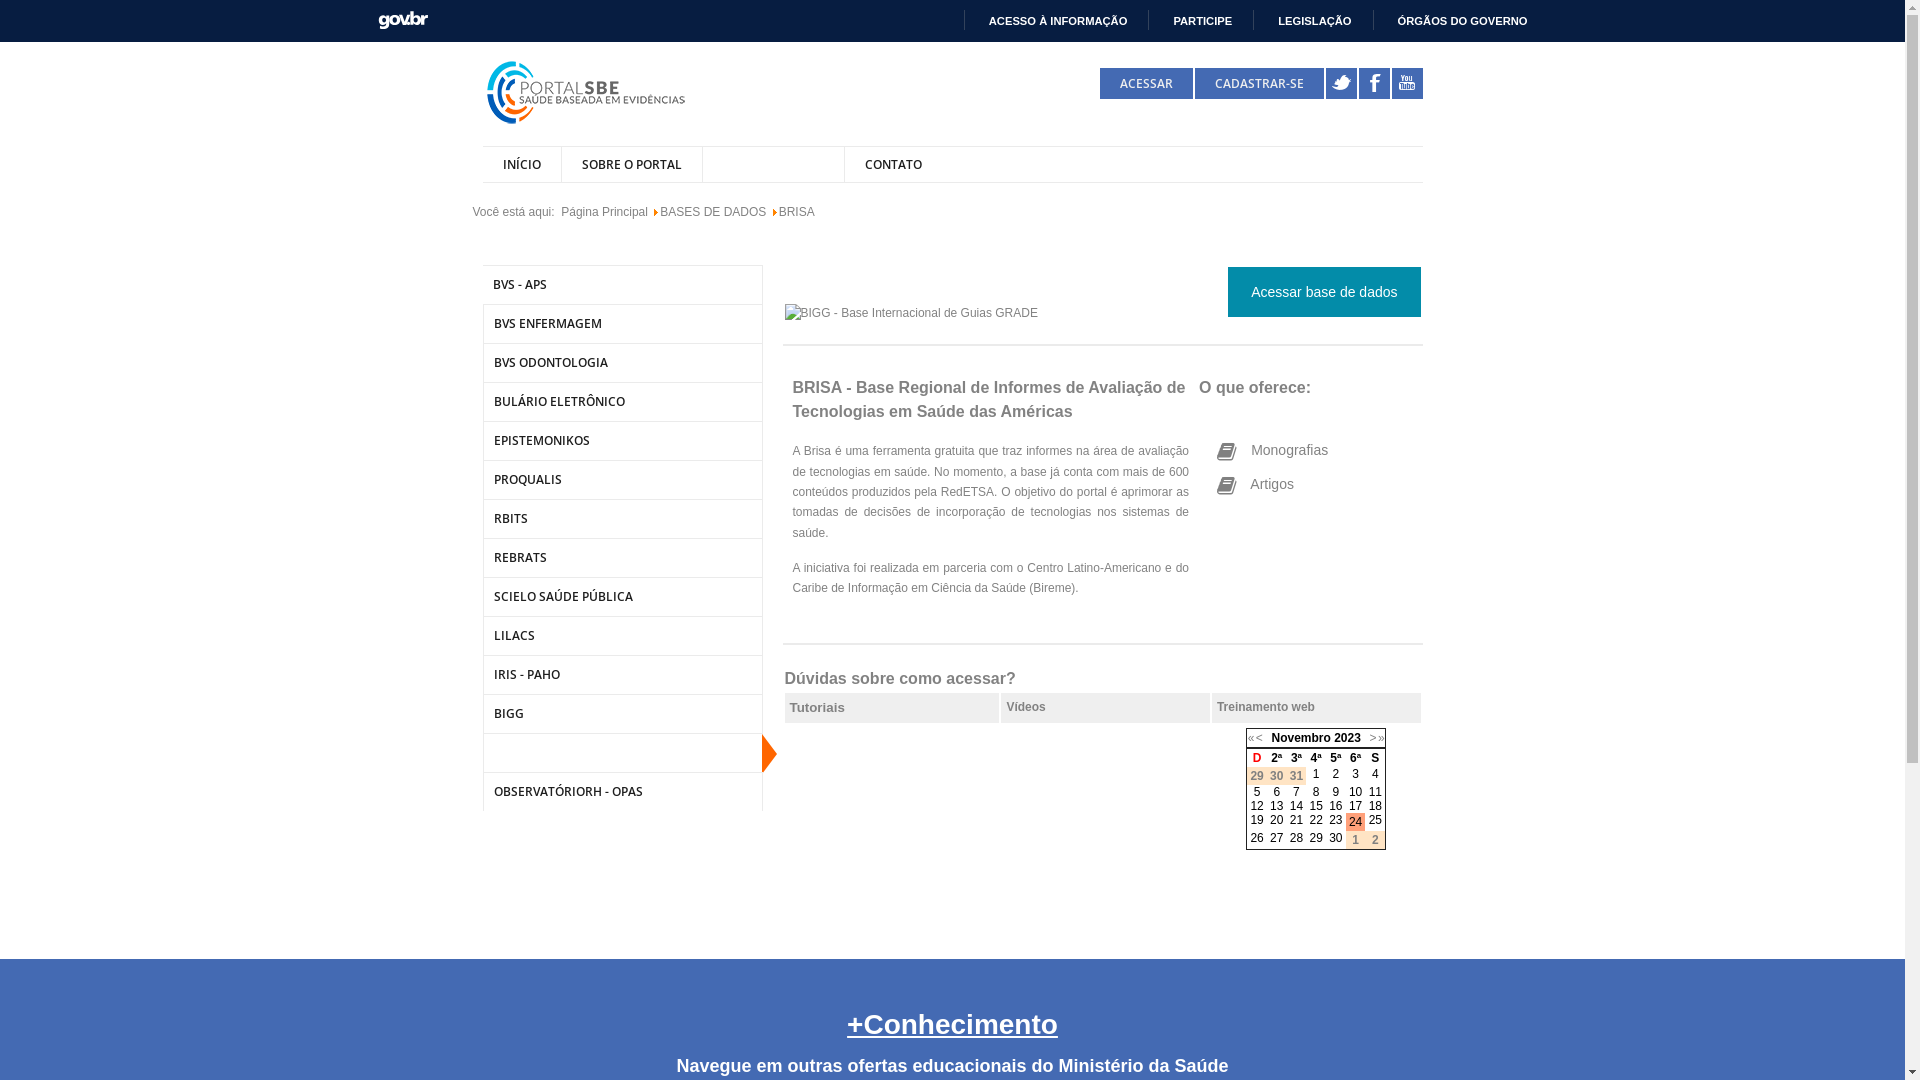 The height and width of the screenshot is (1080, 1920). Describe the element at coordinates (481, 479) in the screenshot. I see `'PROQUALIS'` at that location.